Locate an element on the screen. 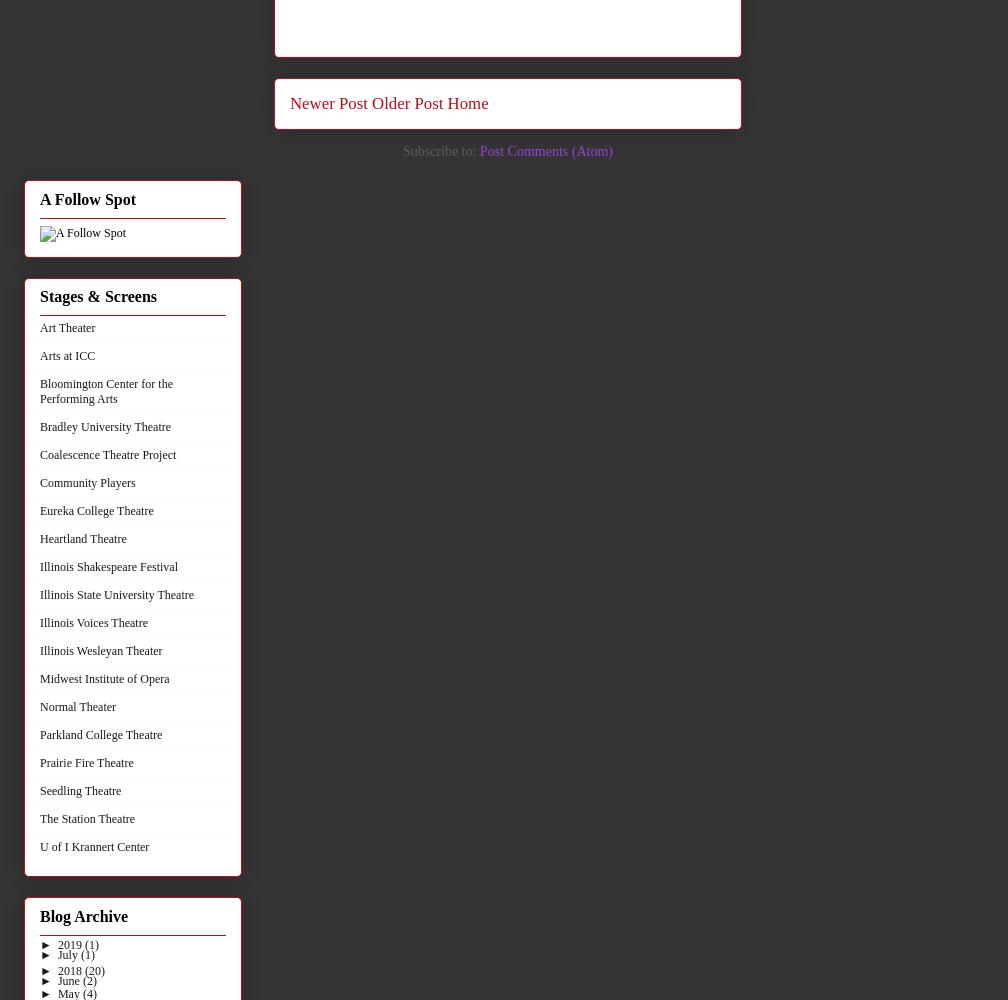 The width and height of the screenshot is (1008, 1000). 'The Station Theatre' is located at coordinates (87, 818).